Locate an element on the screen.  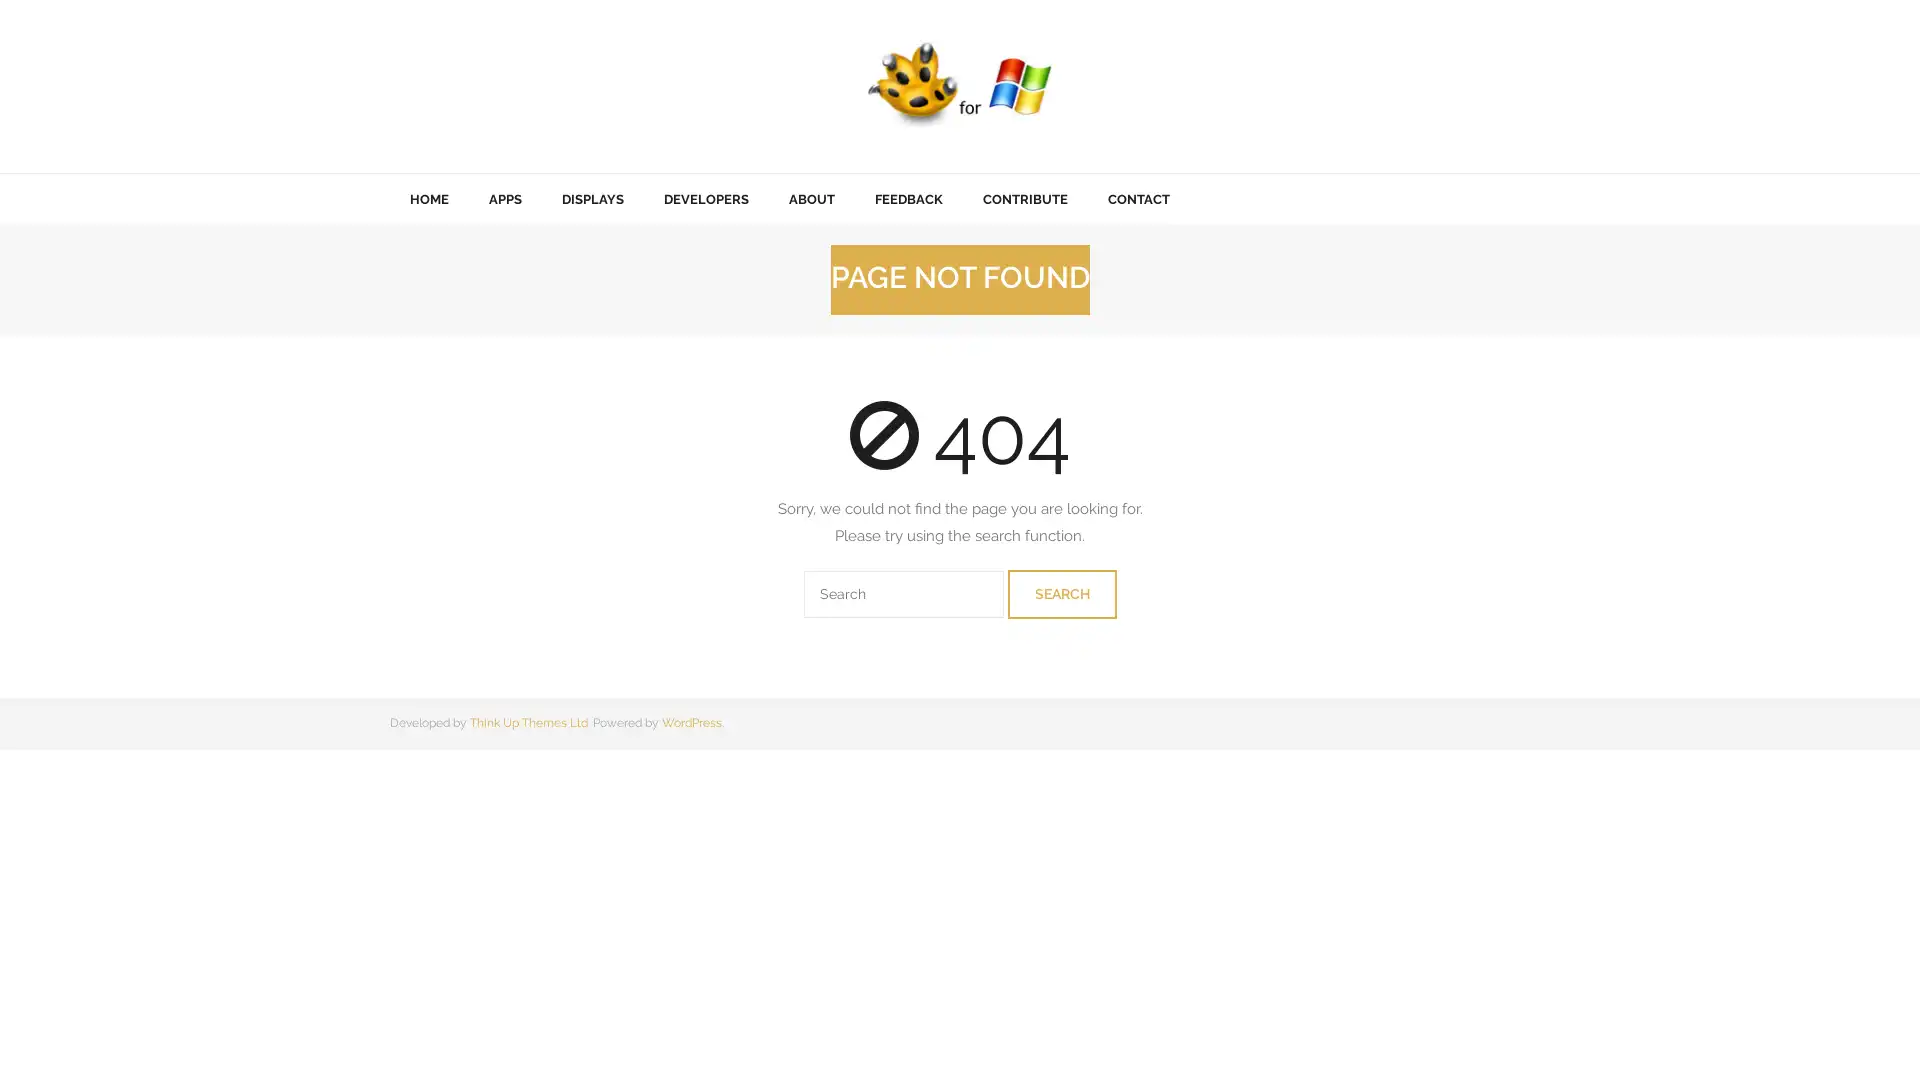
Search is located at coordinates (1060, 593).